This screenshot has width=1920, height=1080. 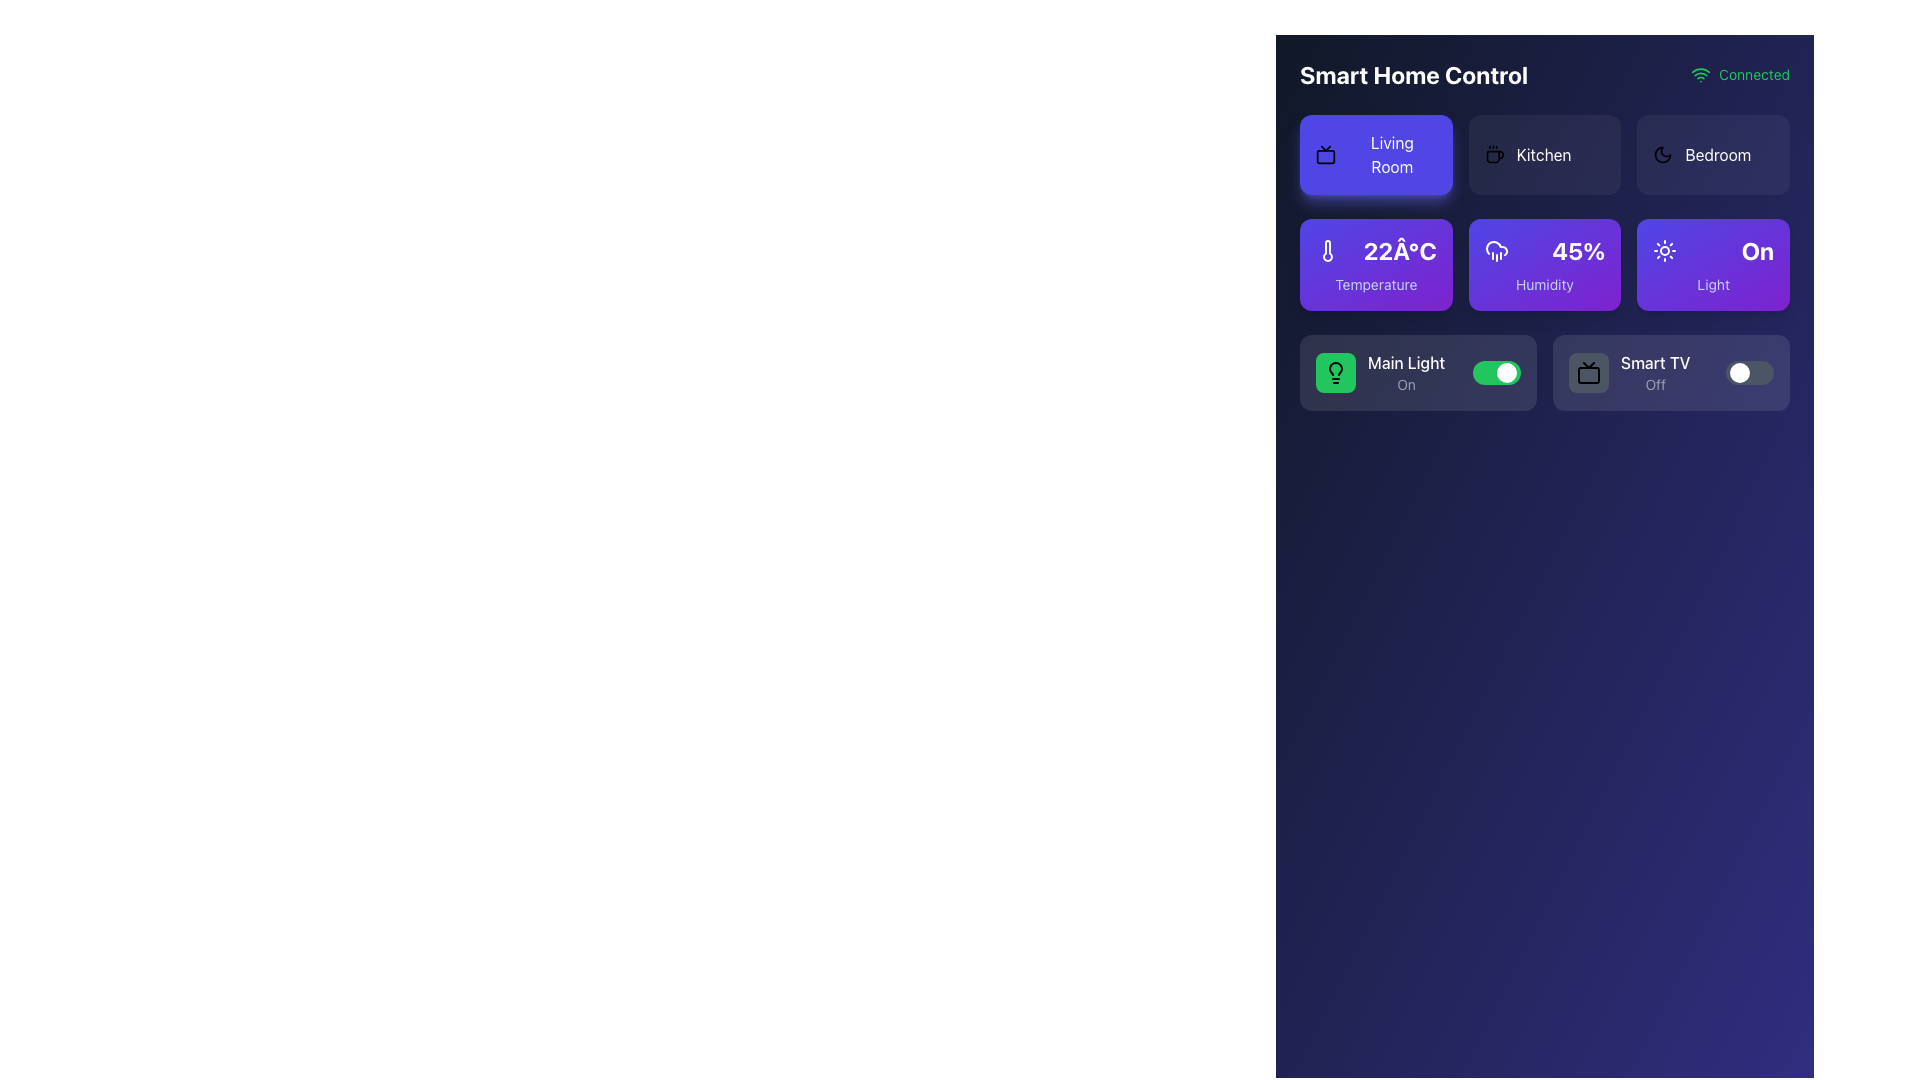 What do you see at coordinates (1399, 249) in the screenshot?
I see `the temperature reading text label displaying '22Â°C', which is prominently styled in white on a purple panel under the 'Living Room' button` at bounding box center [1399, 249].